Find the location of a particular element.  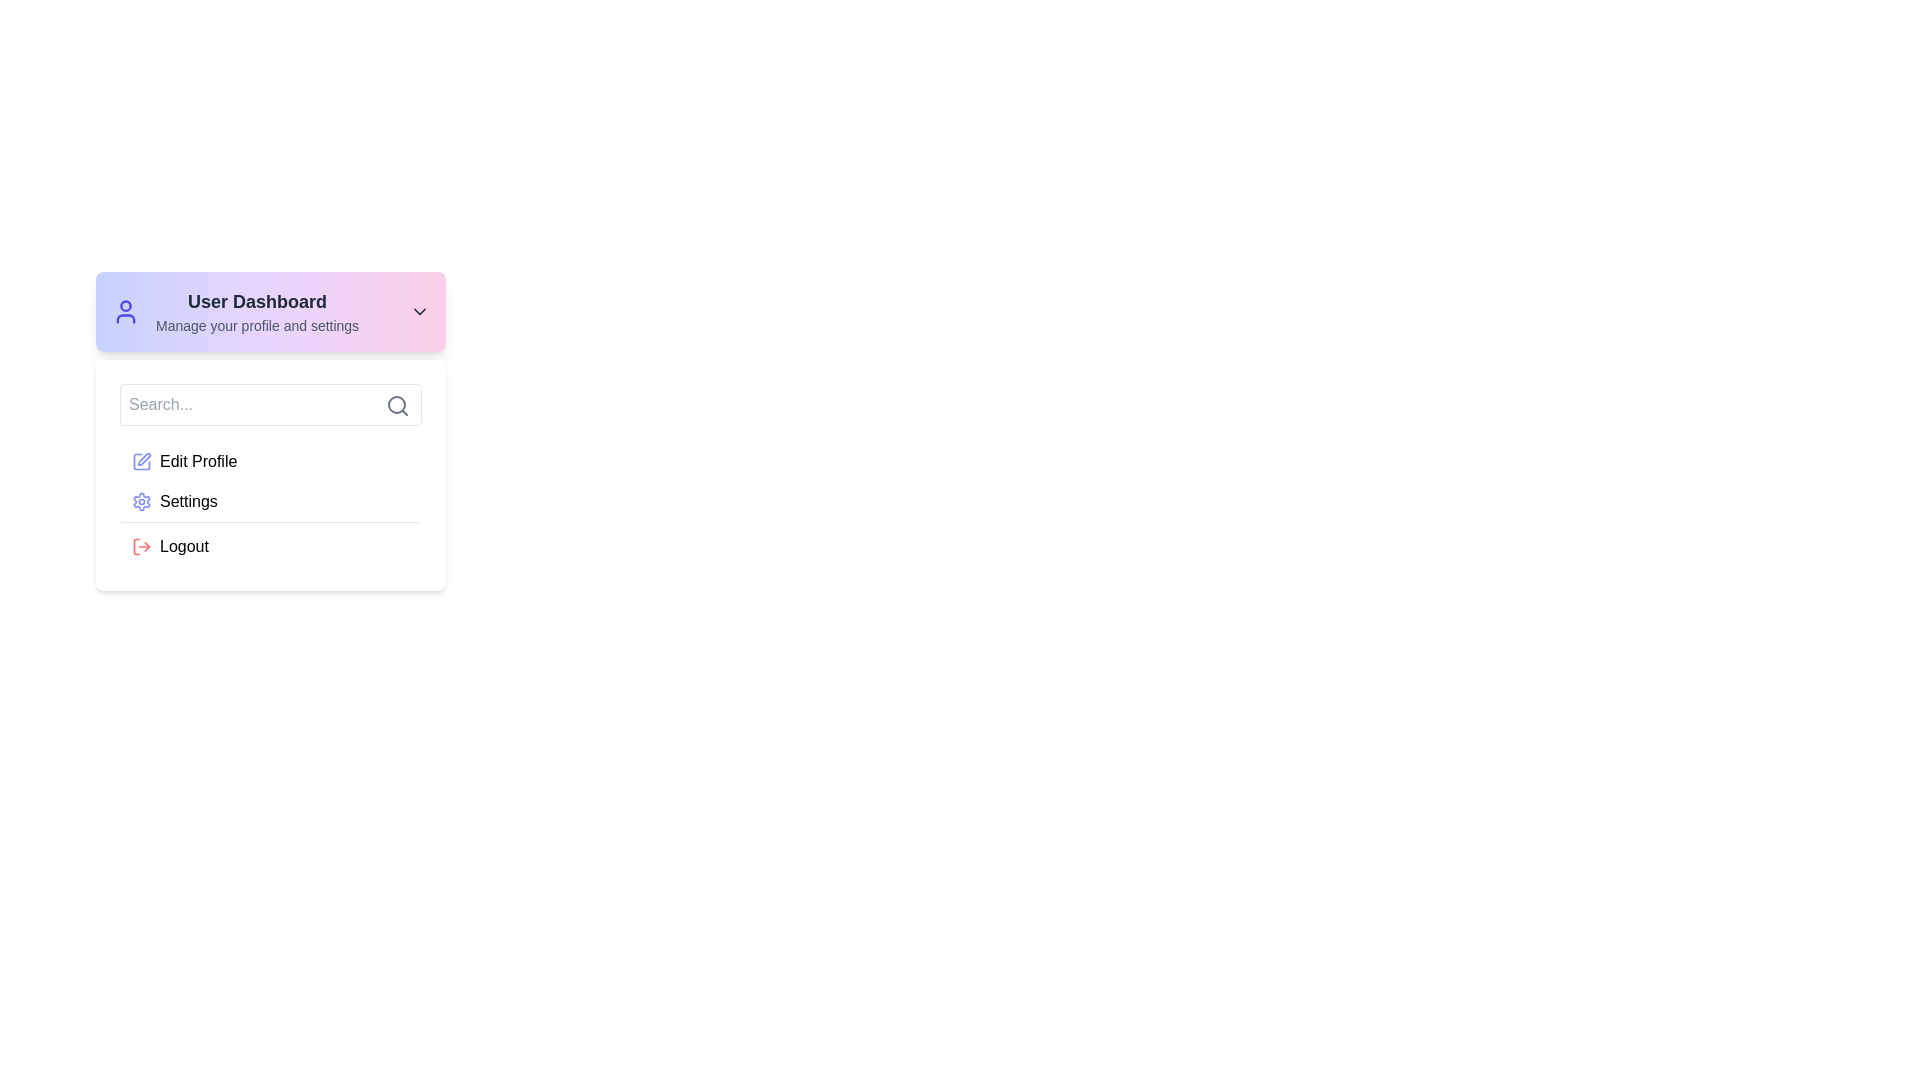

the decorative graphic circle that enhances the user profile icon in the dashboard header is located at coordinates (124, 306).